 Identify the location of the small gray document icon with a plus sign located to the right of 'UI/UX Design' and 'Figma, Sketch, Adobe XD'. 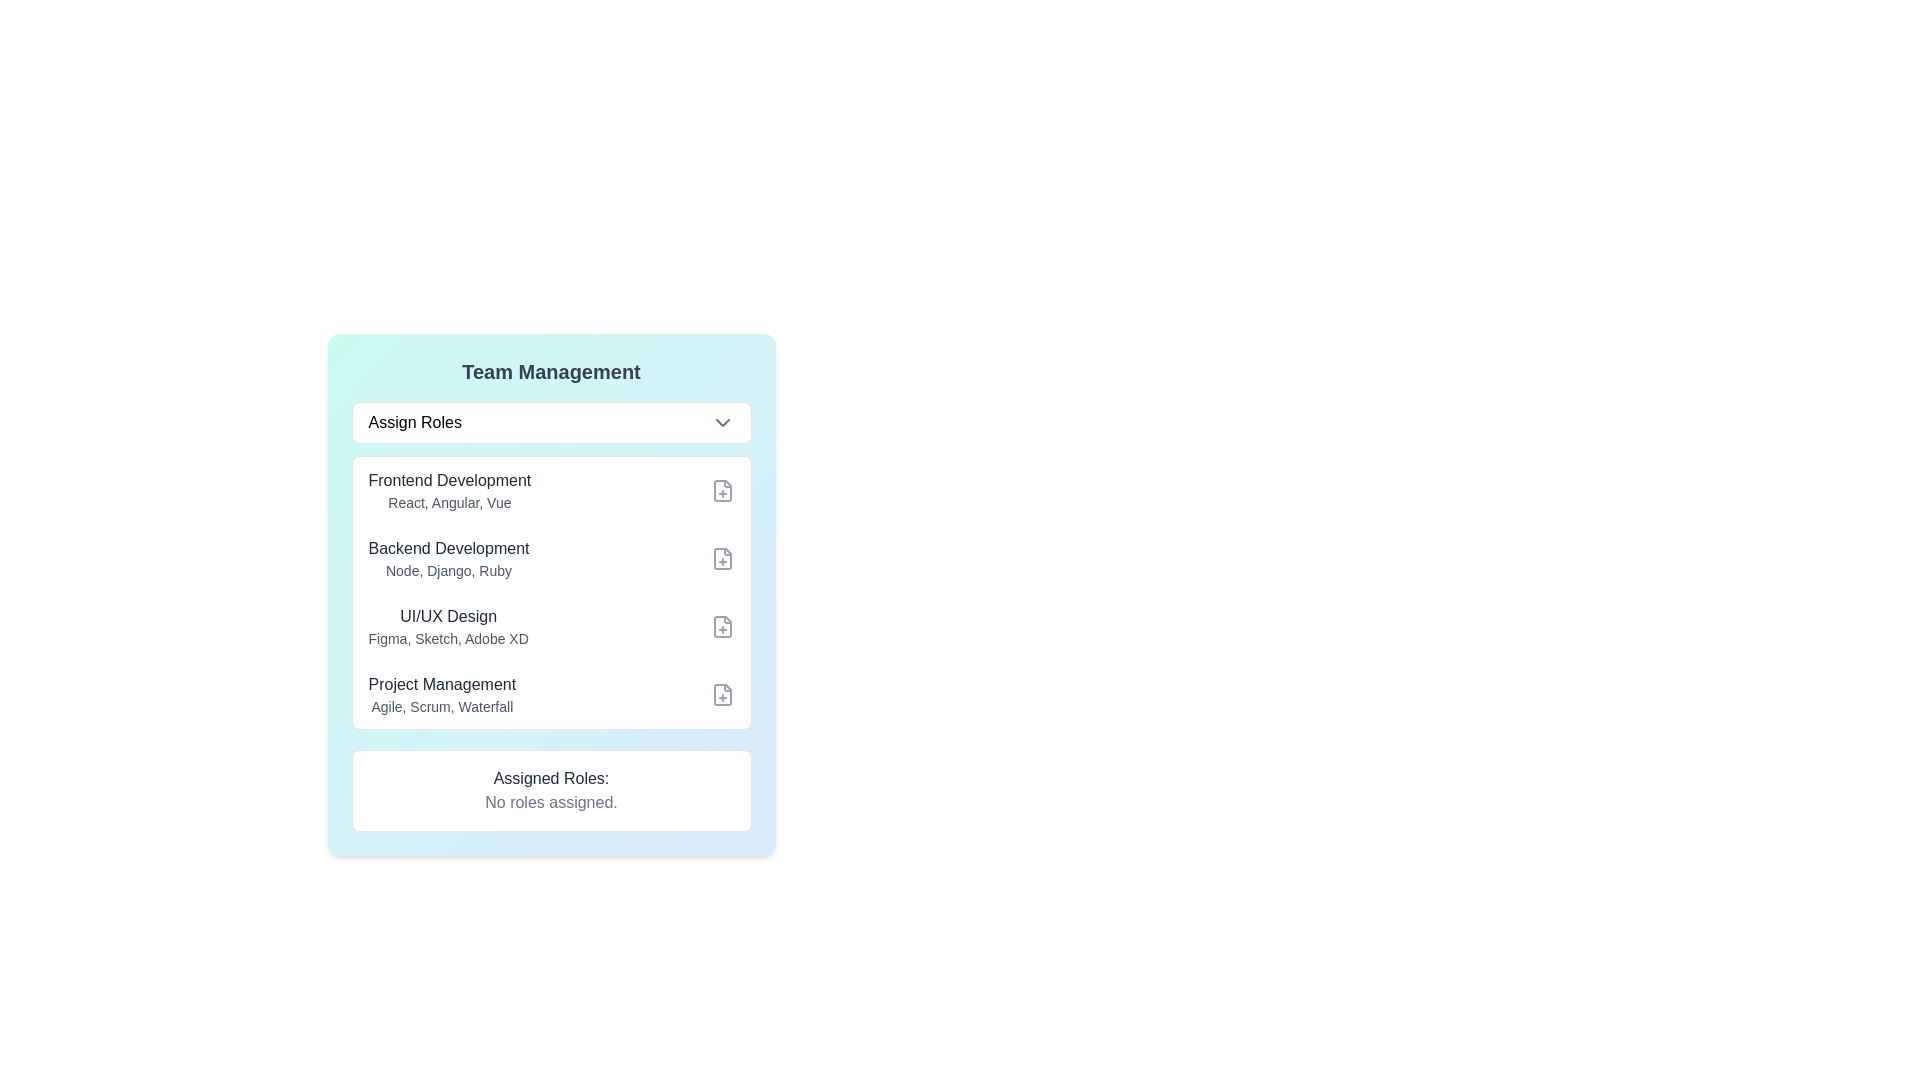
(721, 626).